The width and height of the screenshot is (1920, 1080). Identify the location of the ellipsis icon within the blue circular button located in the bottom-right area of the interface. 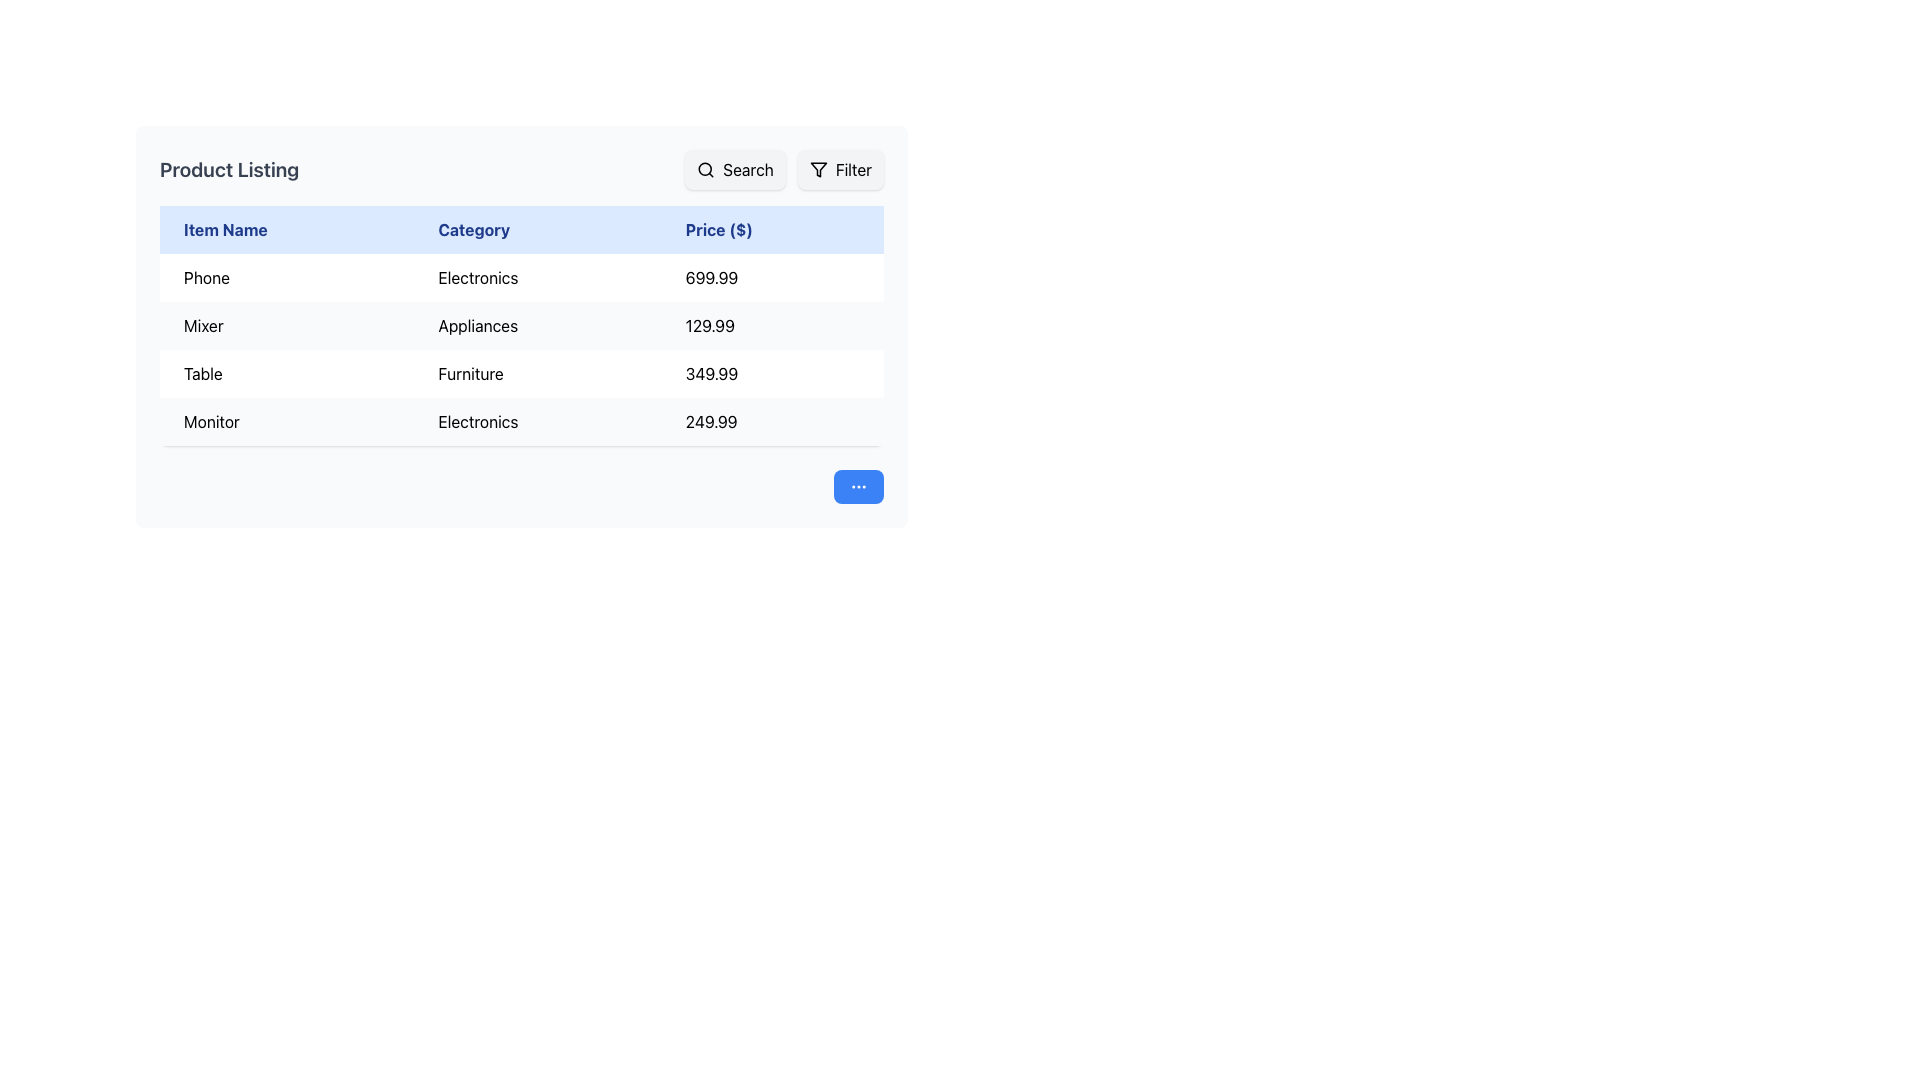
(859, 486).